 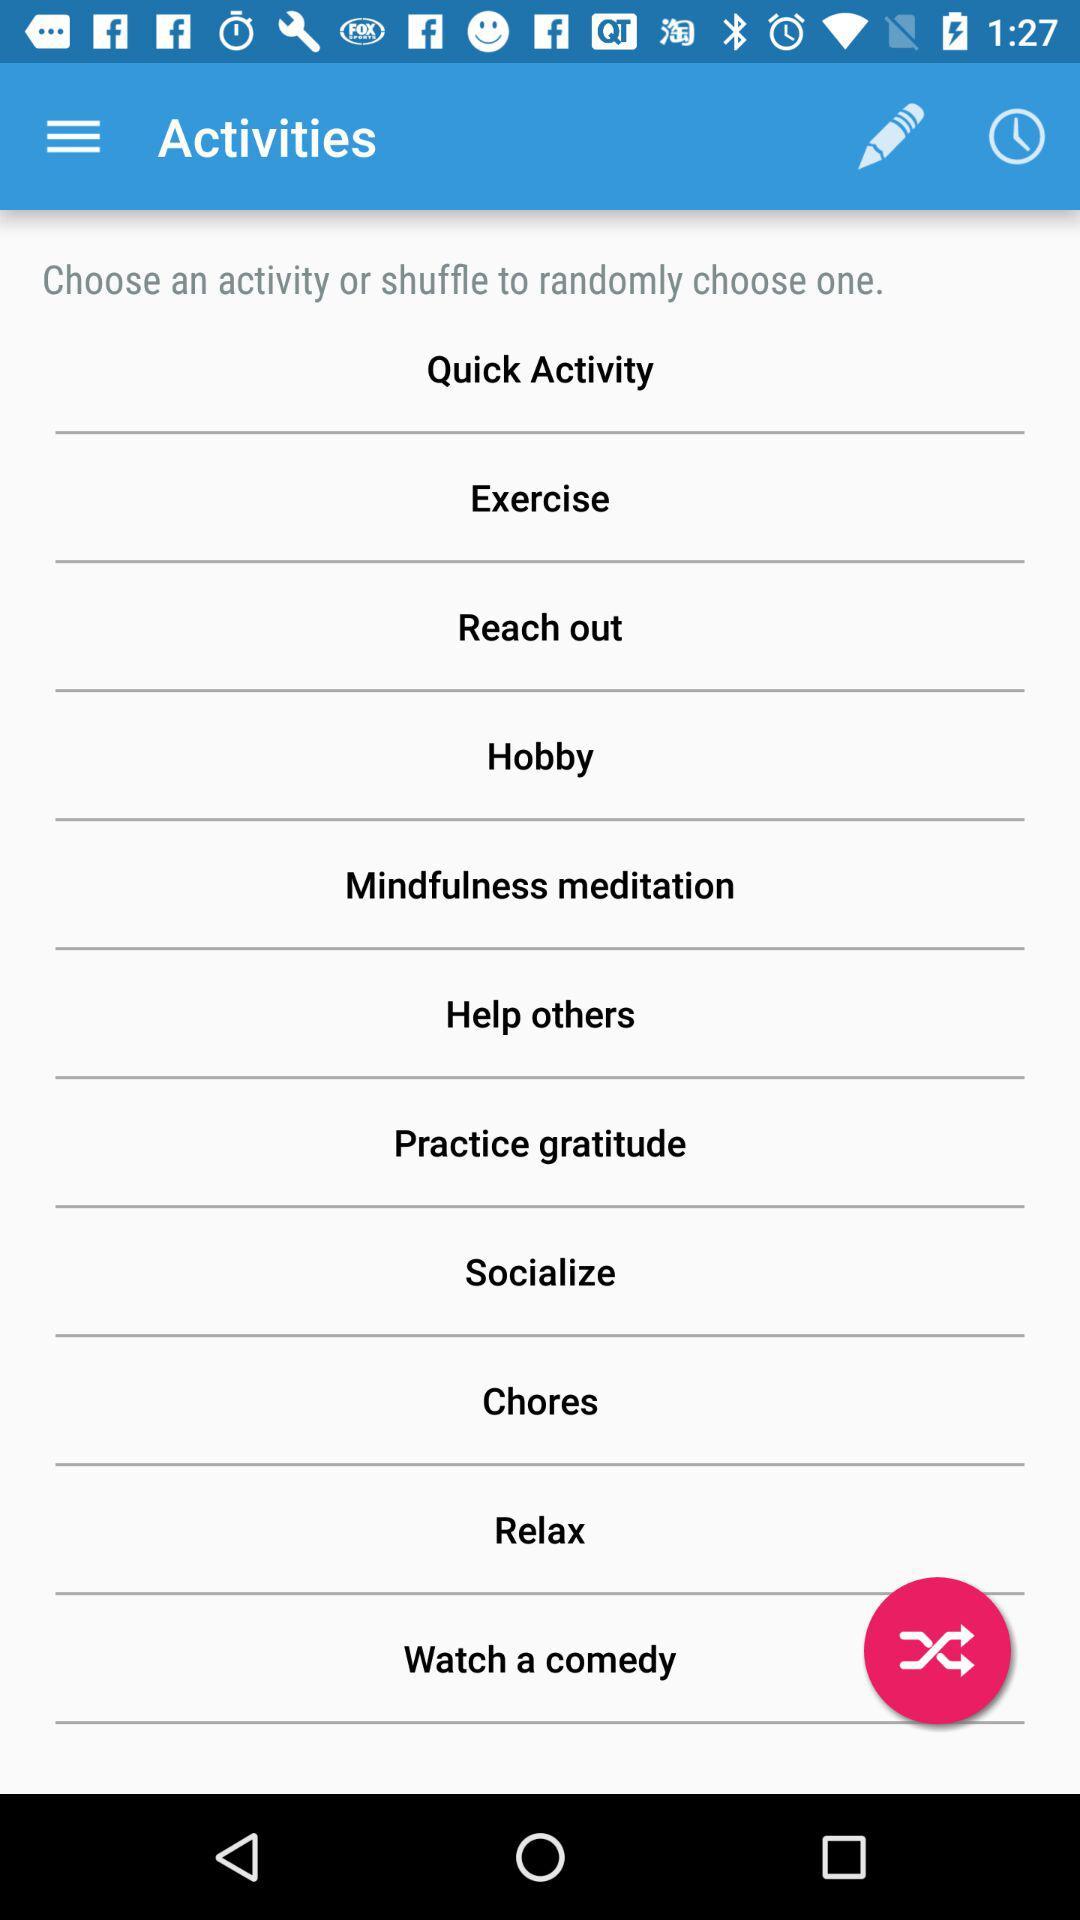 I want to click on item above the choose an activity app, so click(x=72, y=135).